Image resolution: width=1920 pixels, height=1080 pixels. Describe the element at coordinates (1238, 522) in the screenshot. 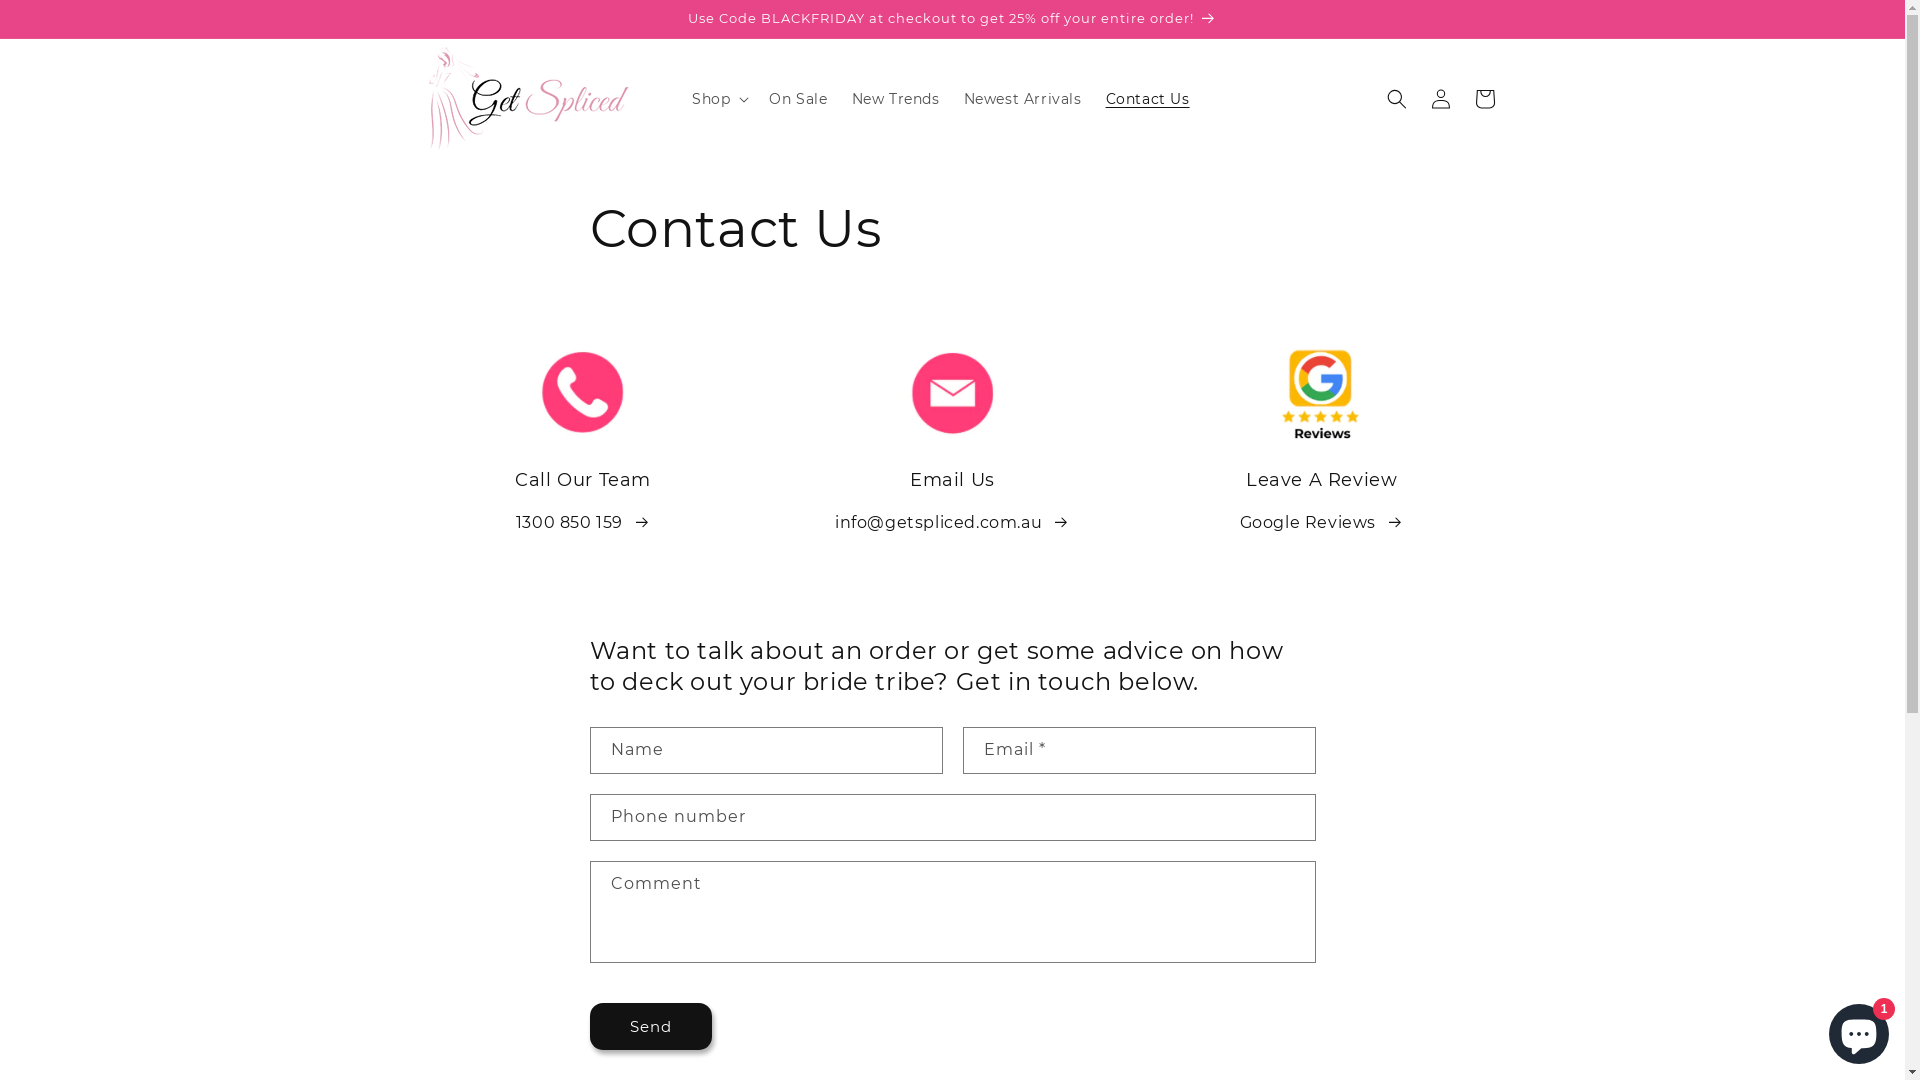

I see `'Google Reviews '` at that location.